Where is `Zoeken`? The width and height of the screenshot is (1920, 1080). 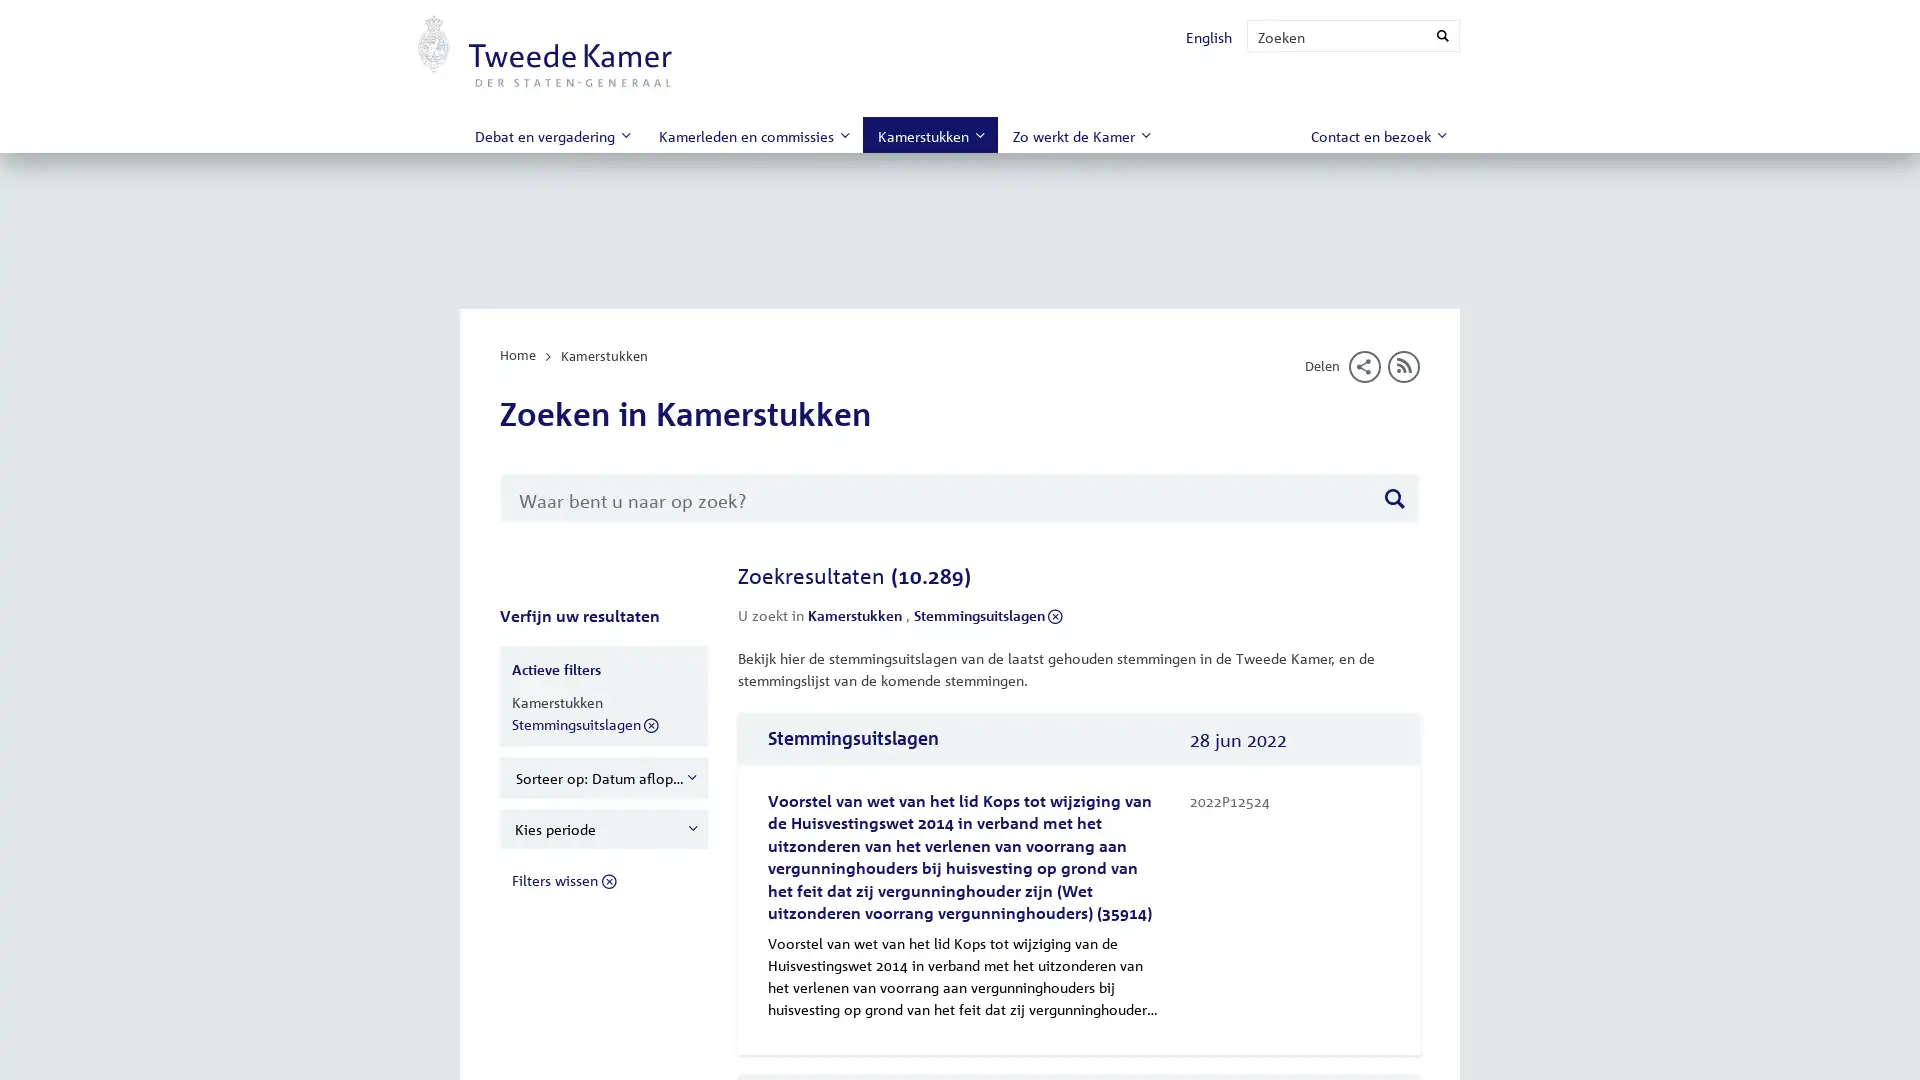 Zoeken is located at coordinates (1394, 497).